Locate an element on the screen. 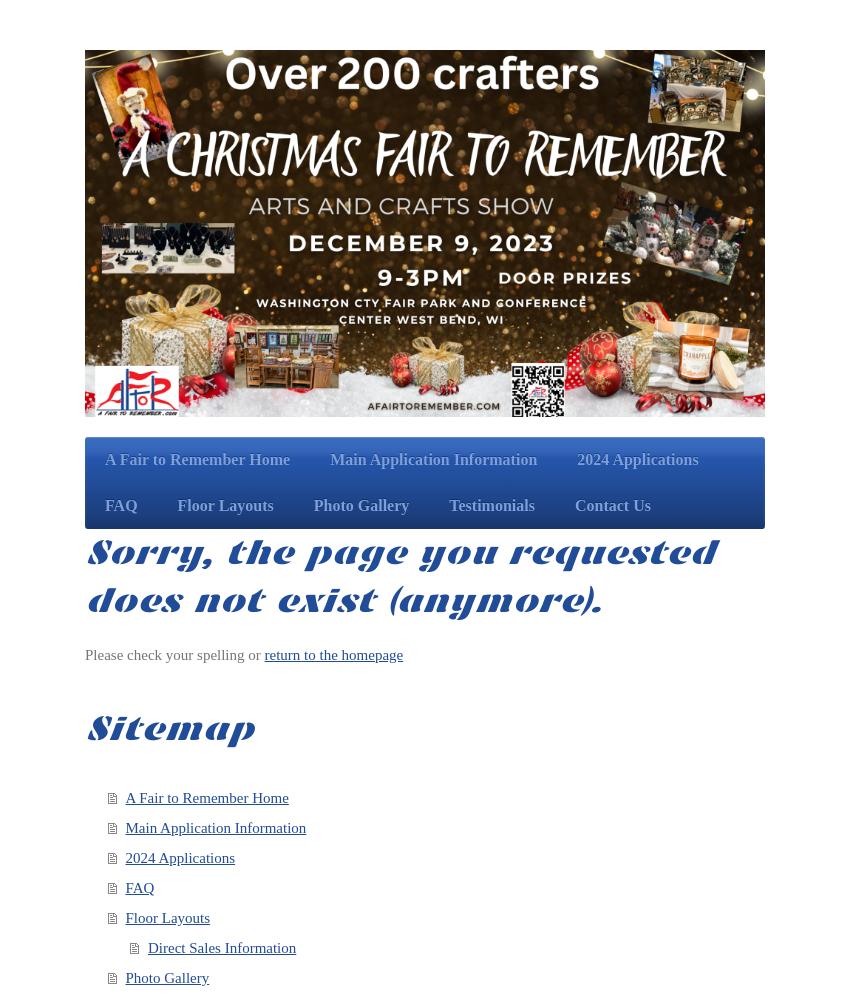  'Please check your spelling or' is located at coordinates (173, 654).